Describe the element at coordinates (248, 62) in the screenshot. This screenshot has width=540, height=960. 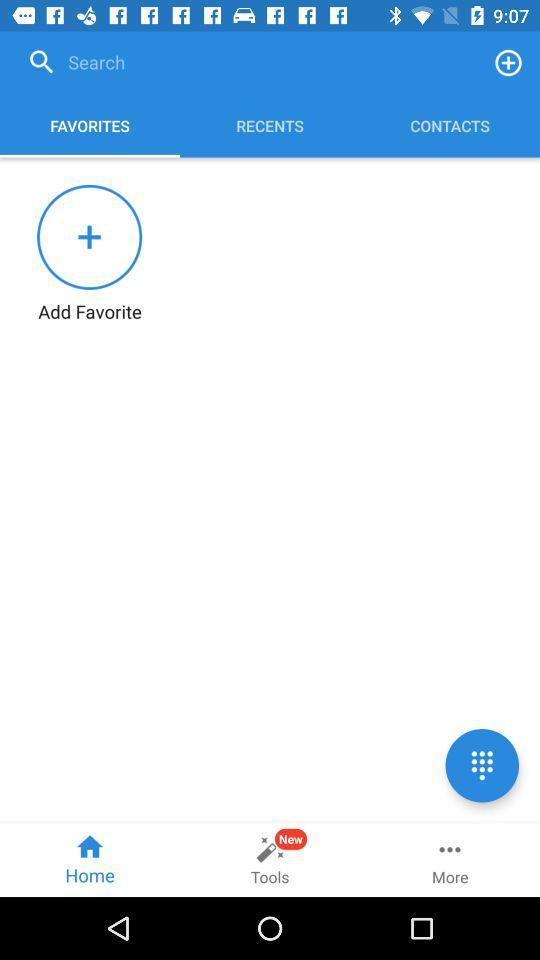
I see `item above favorites item` at that location.